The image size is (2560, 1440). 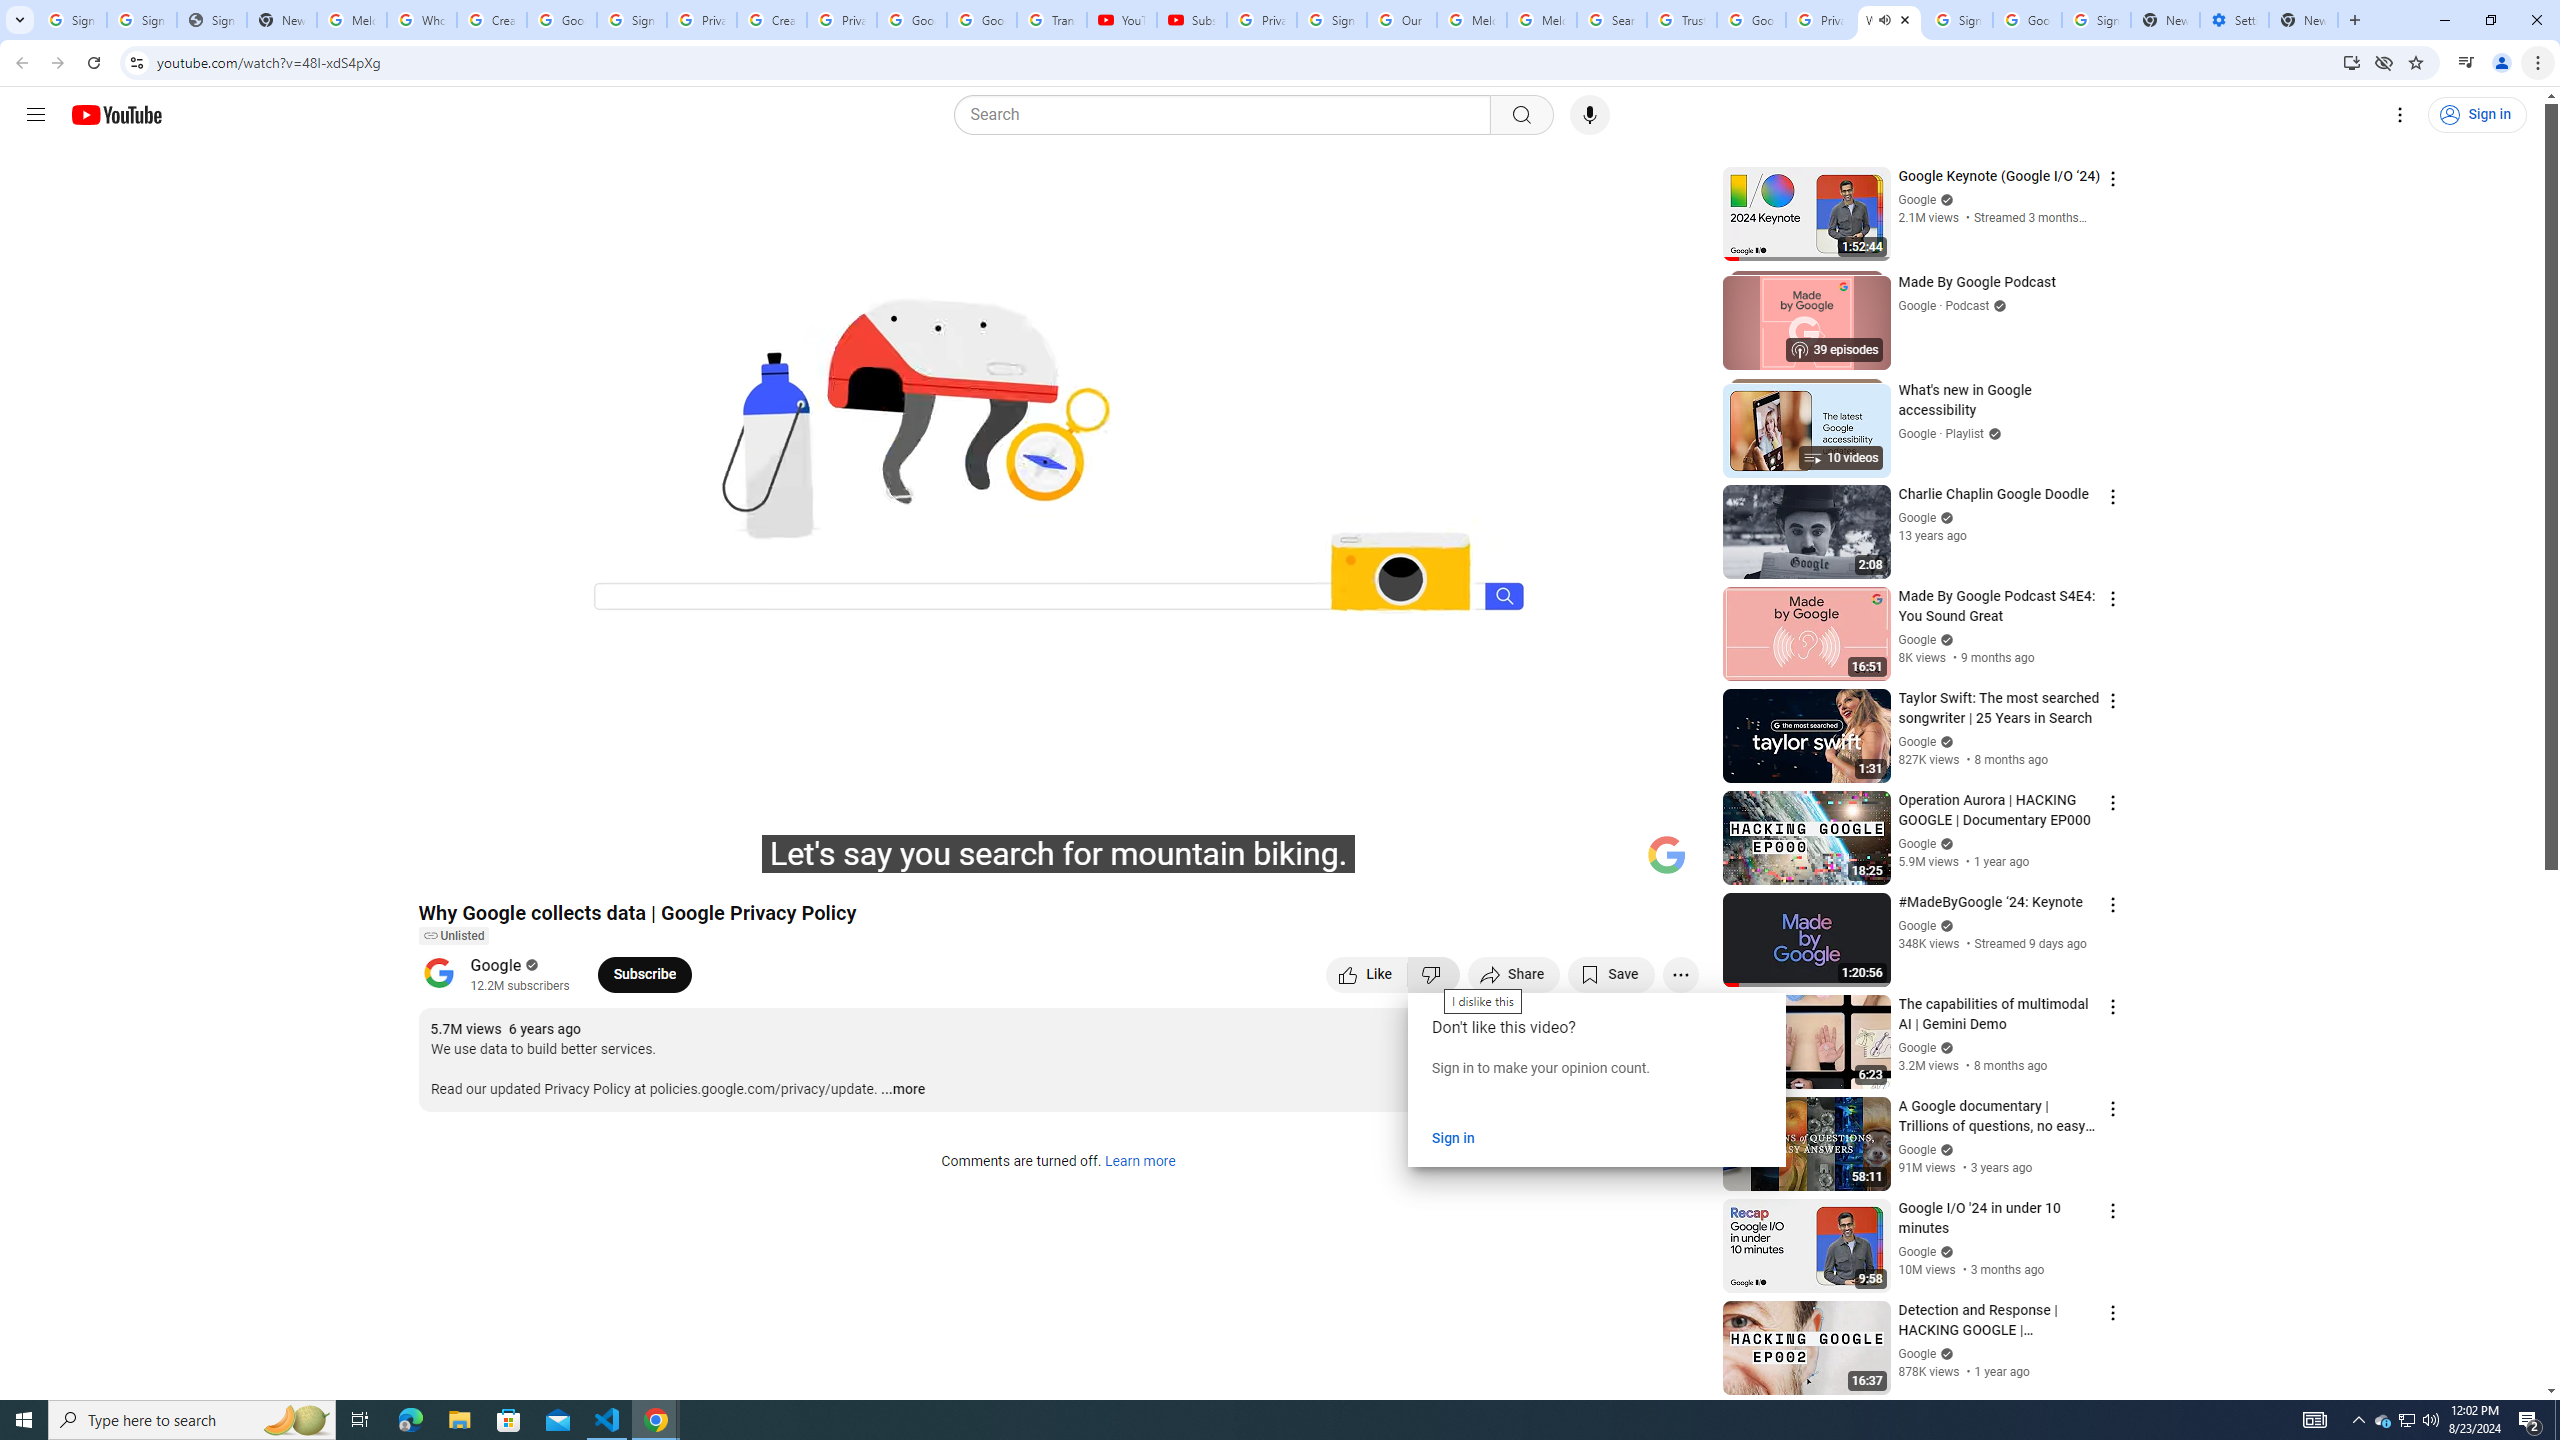 What do you see at coordinates (1366, 973) in the screenshot?
I see `'Like'` at bounding box center [1366, 973].